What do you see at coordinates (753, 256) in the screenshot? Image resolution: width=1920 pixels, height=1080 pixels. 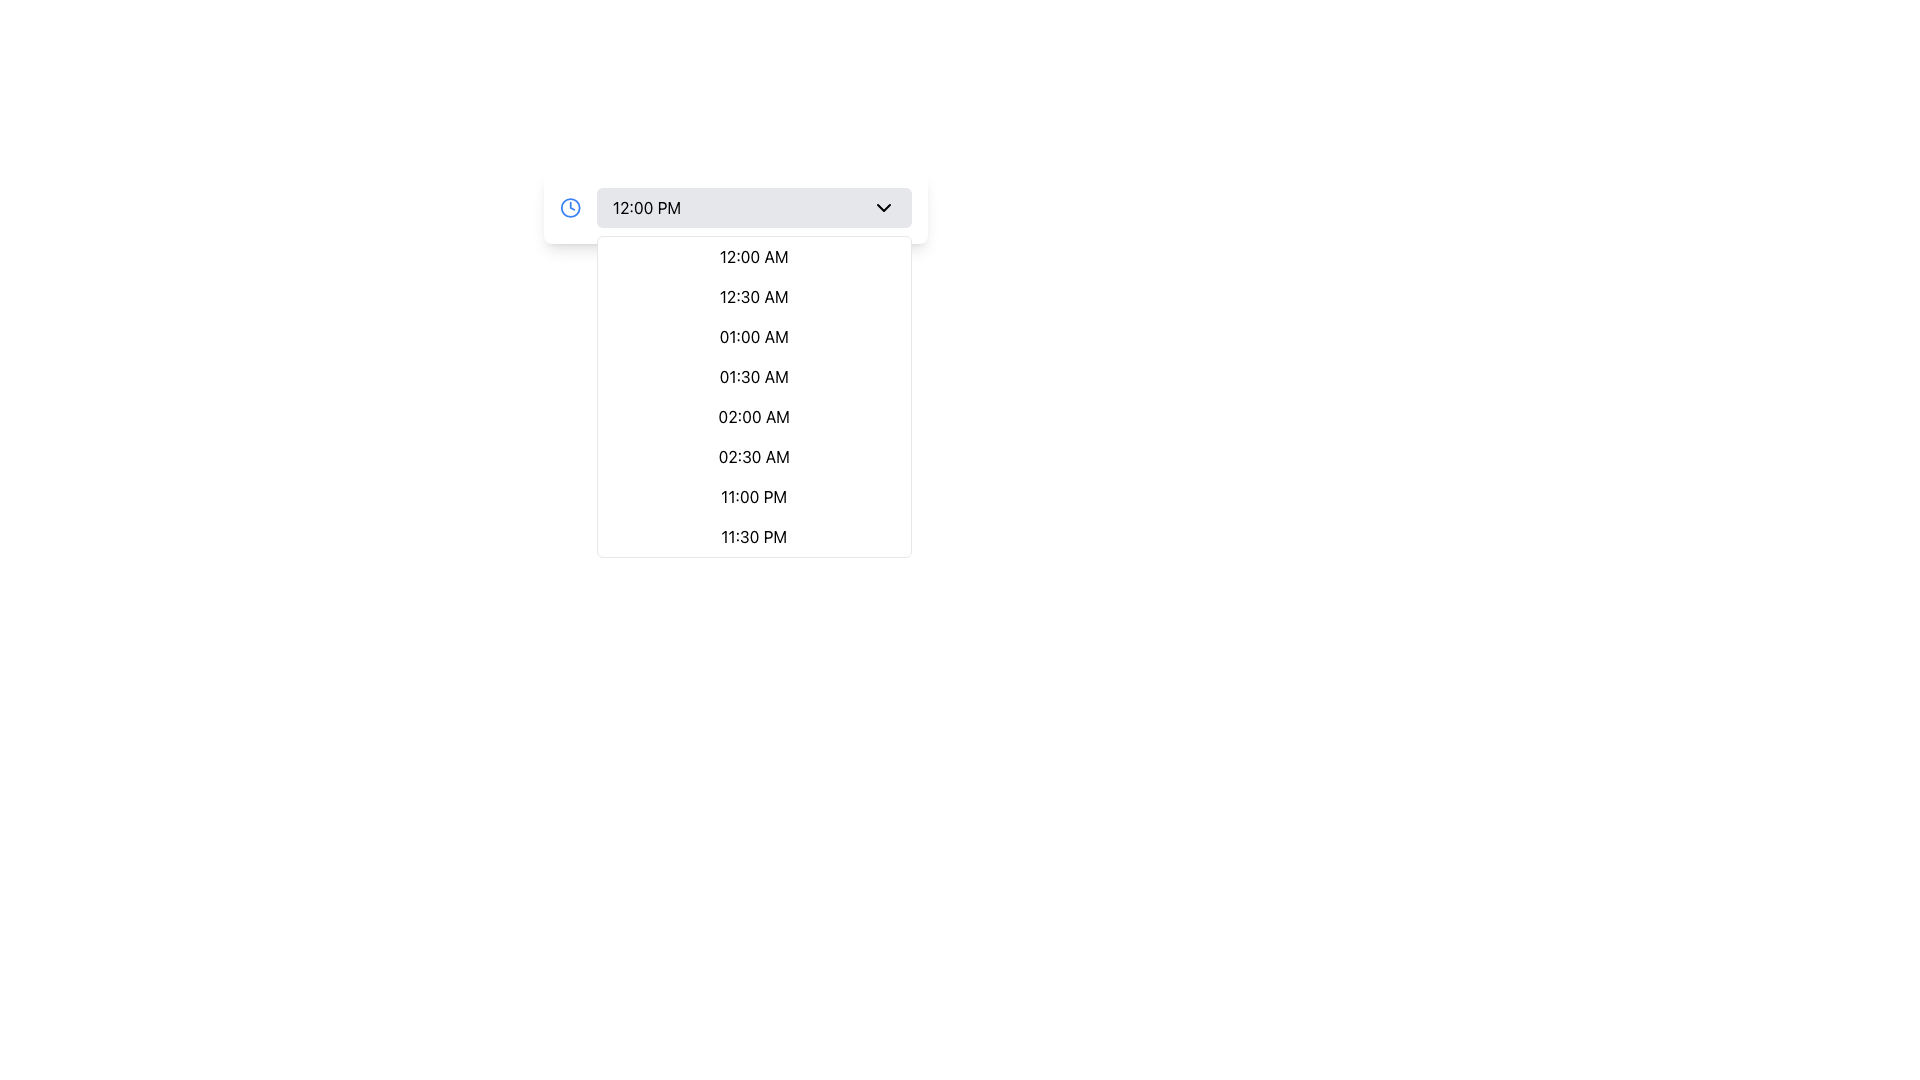 I see `the first item in the dropdown menu displaying the time '12:00 AM'` at bounding box center [753, 256].